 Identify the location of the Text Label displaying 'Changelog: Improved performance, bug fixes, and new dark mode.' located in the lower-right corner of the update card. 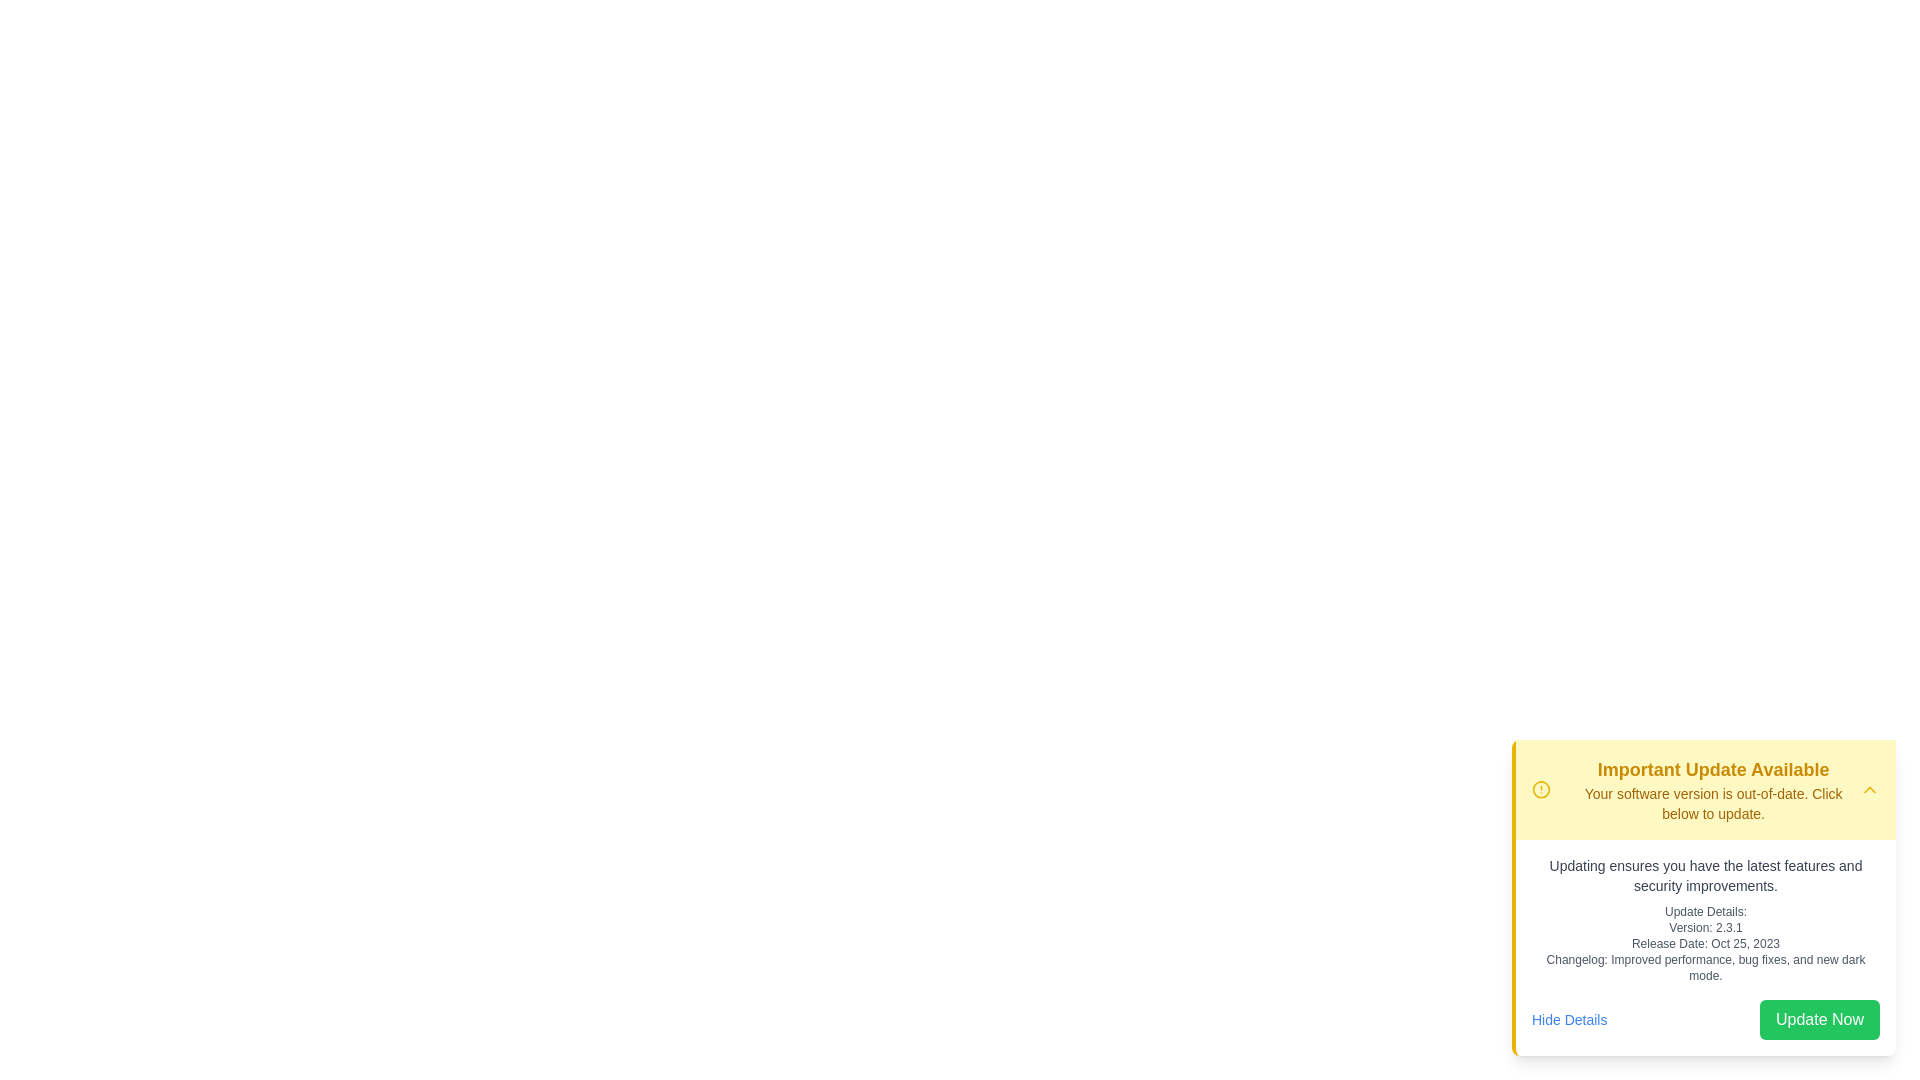
(1704, 967).